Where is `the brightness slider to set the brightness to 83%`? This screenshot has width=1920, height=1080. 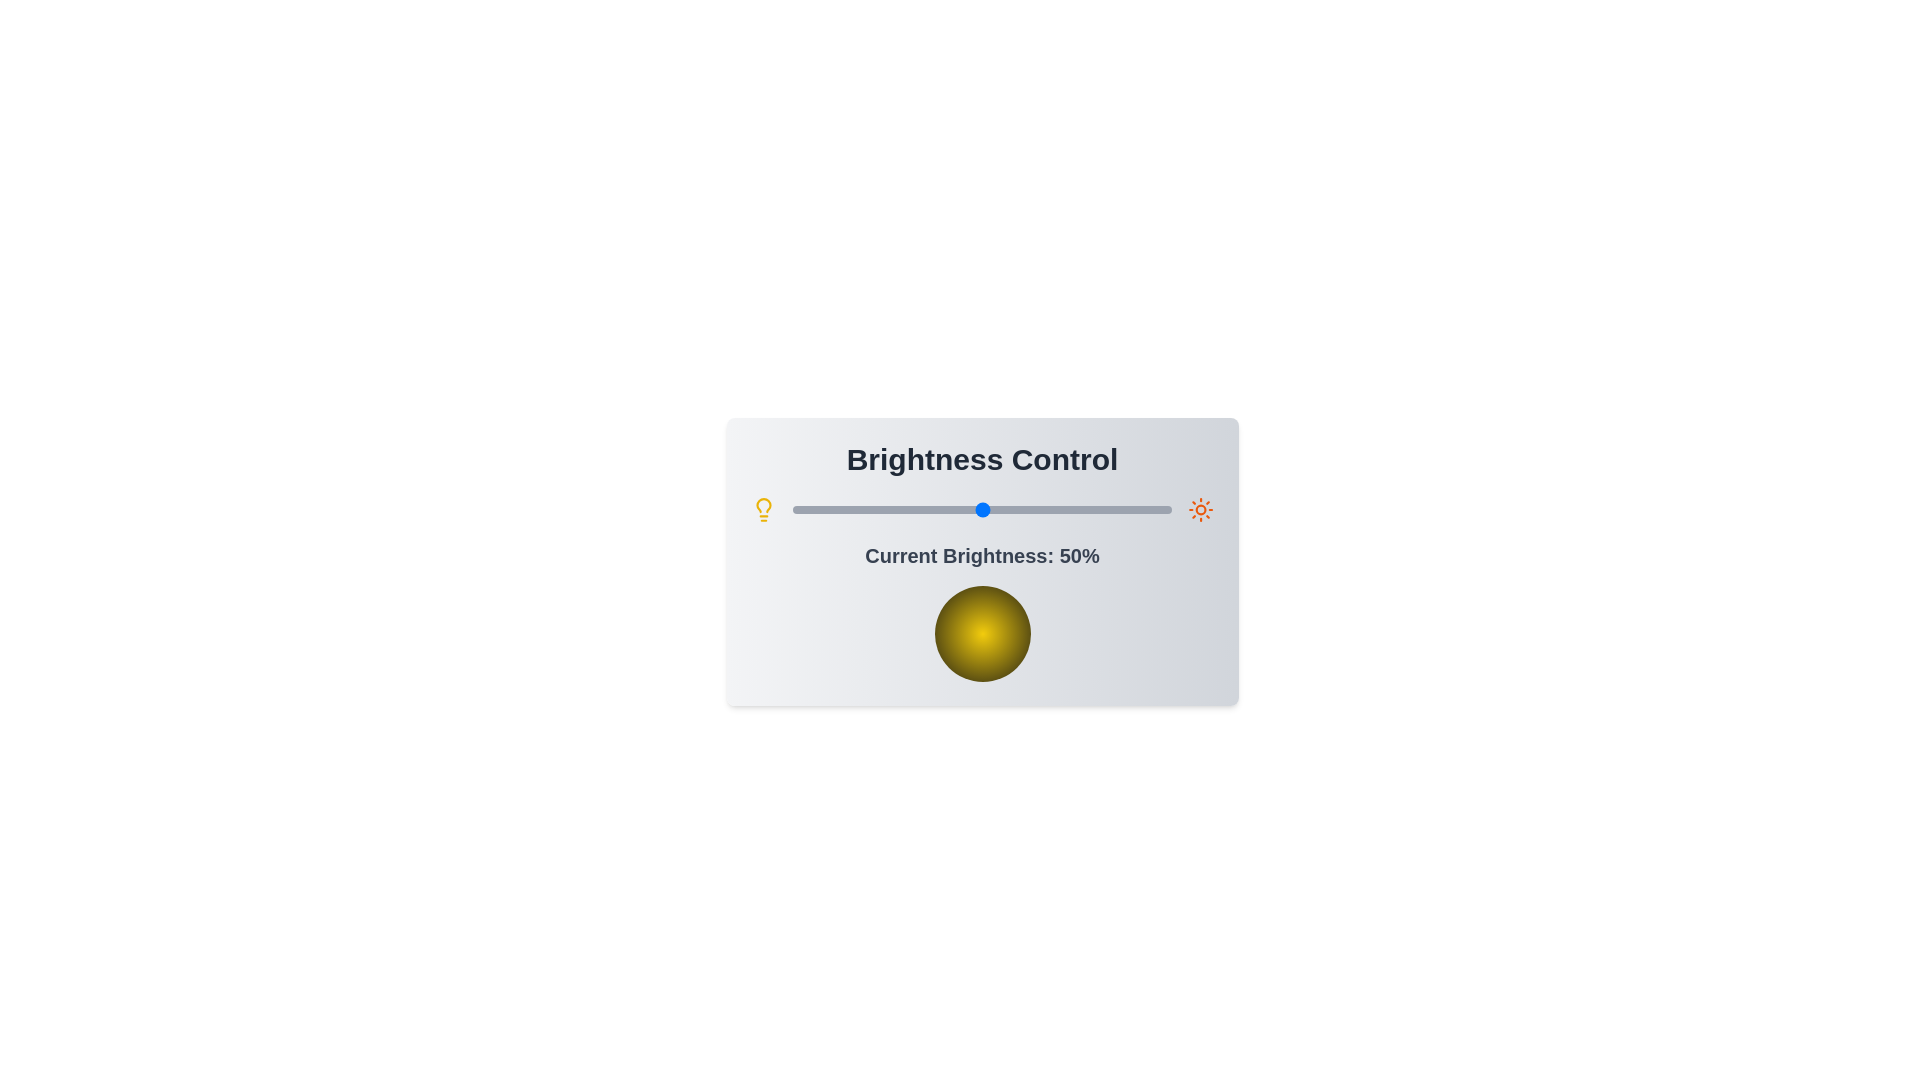 the brightness slider to set the brightness to 83% is located at coordinates (1106, 508).